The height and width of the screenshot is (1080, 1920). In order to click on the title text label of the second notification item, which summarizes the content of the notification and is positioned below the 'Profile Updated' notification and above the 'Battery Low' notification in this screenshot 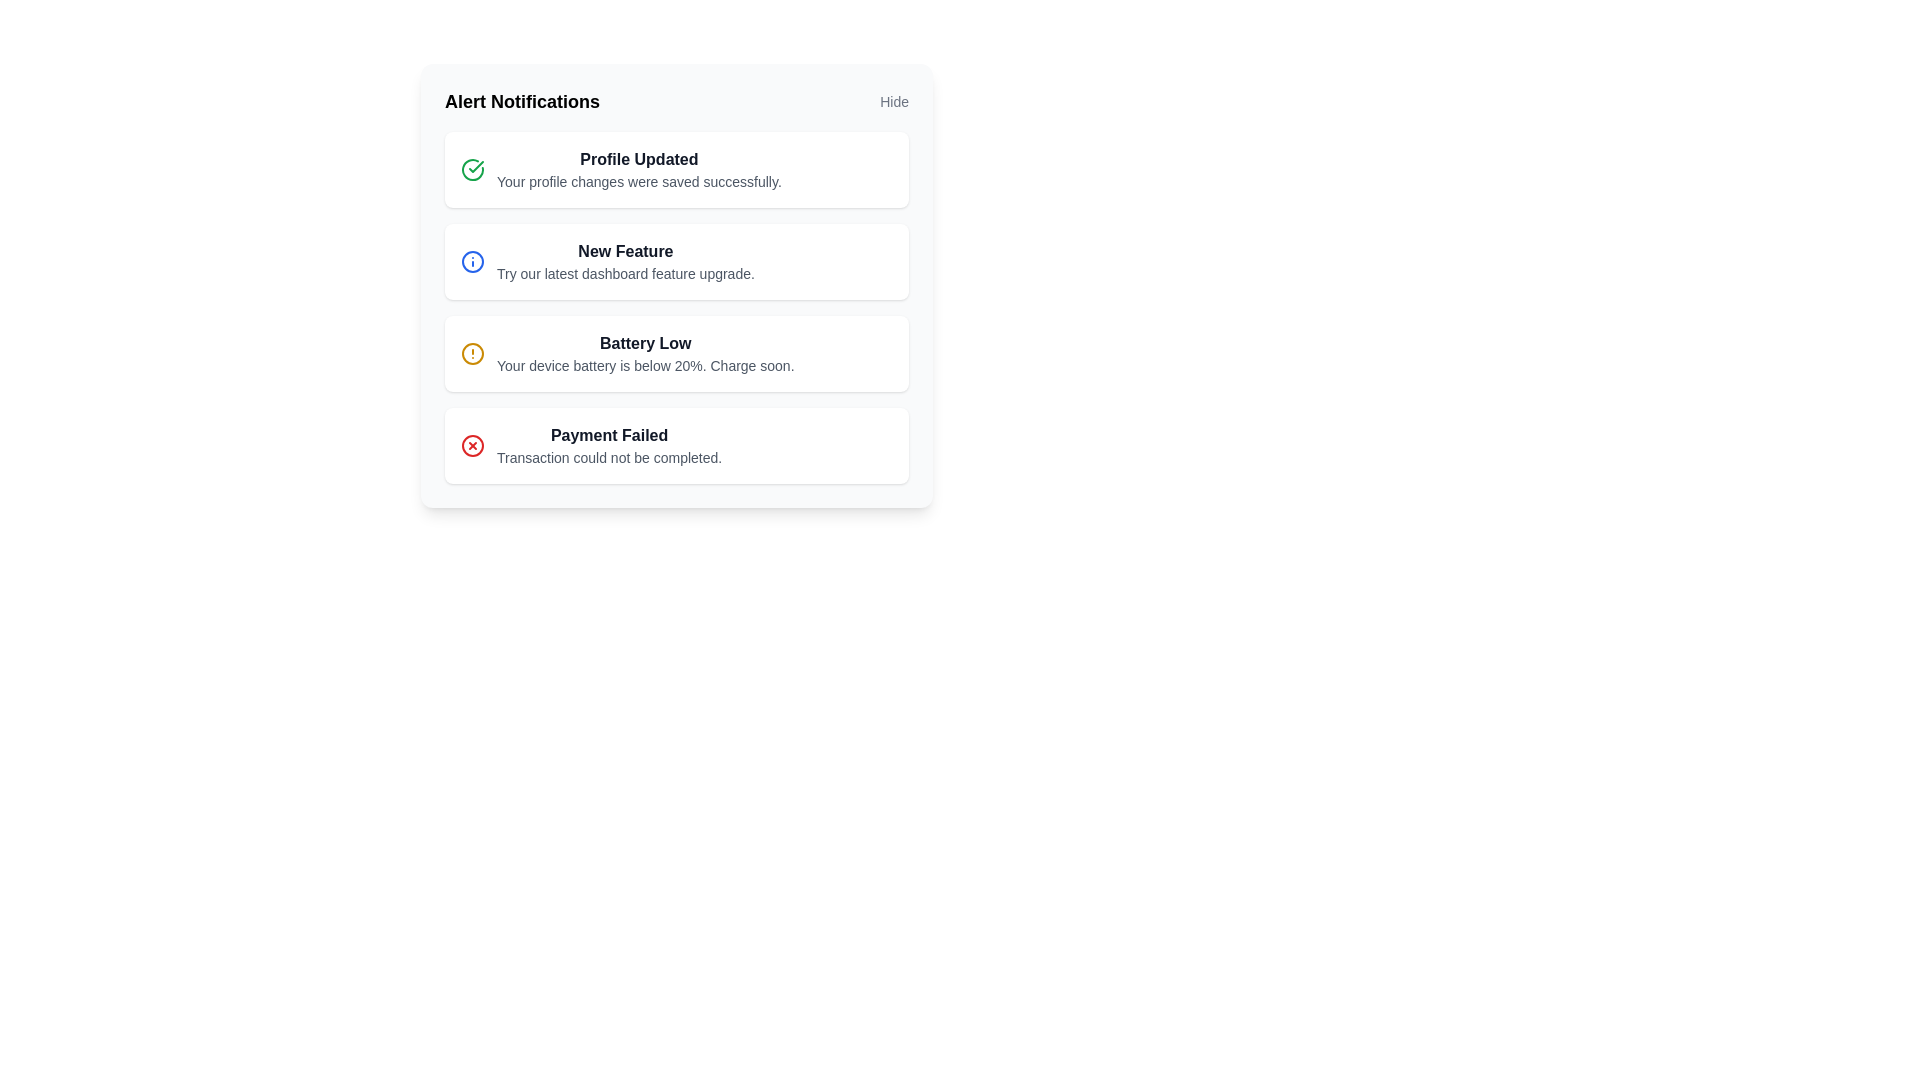, I will do `click(624, 250)`.